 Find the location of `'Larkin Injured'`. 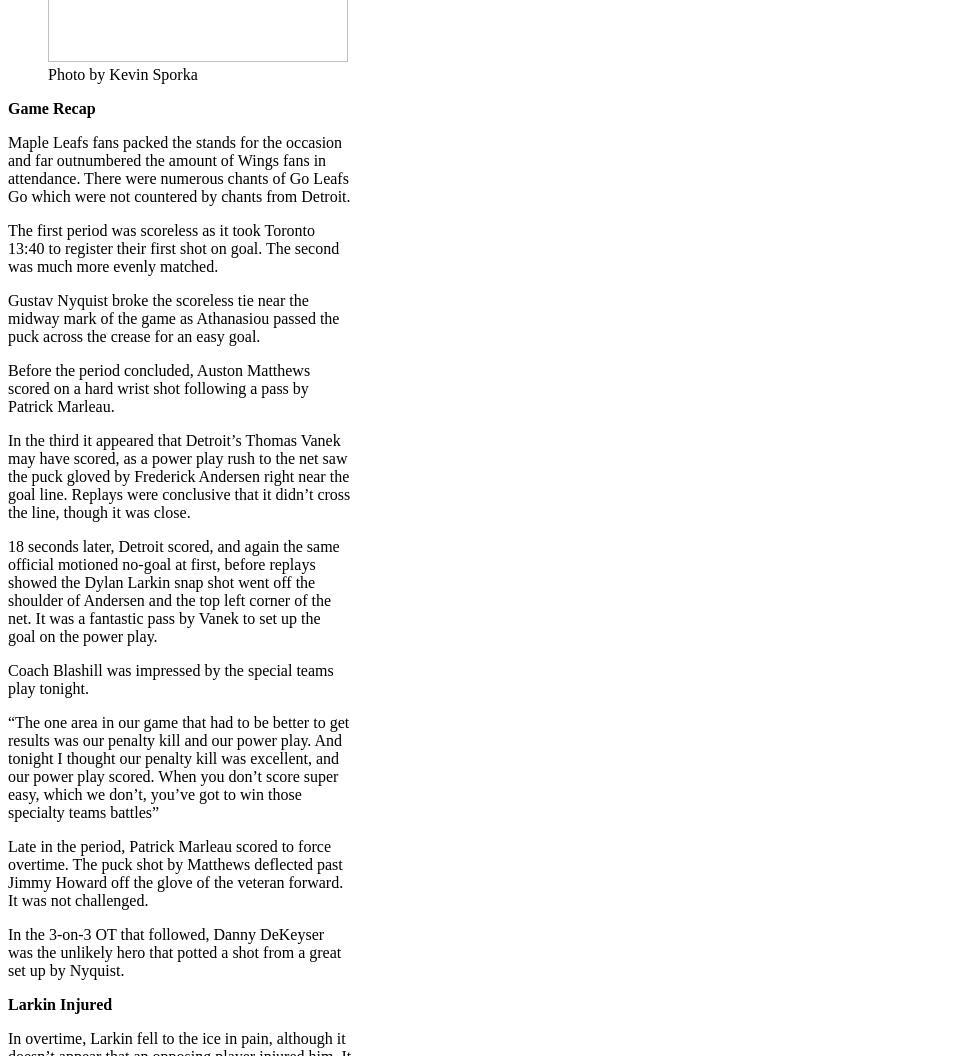

'Larkin Injured' is located at coordinates (8, 1003).